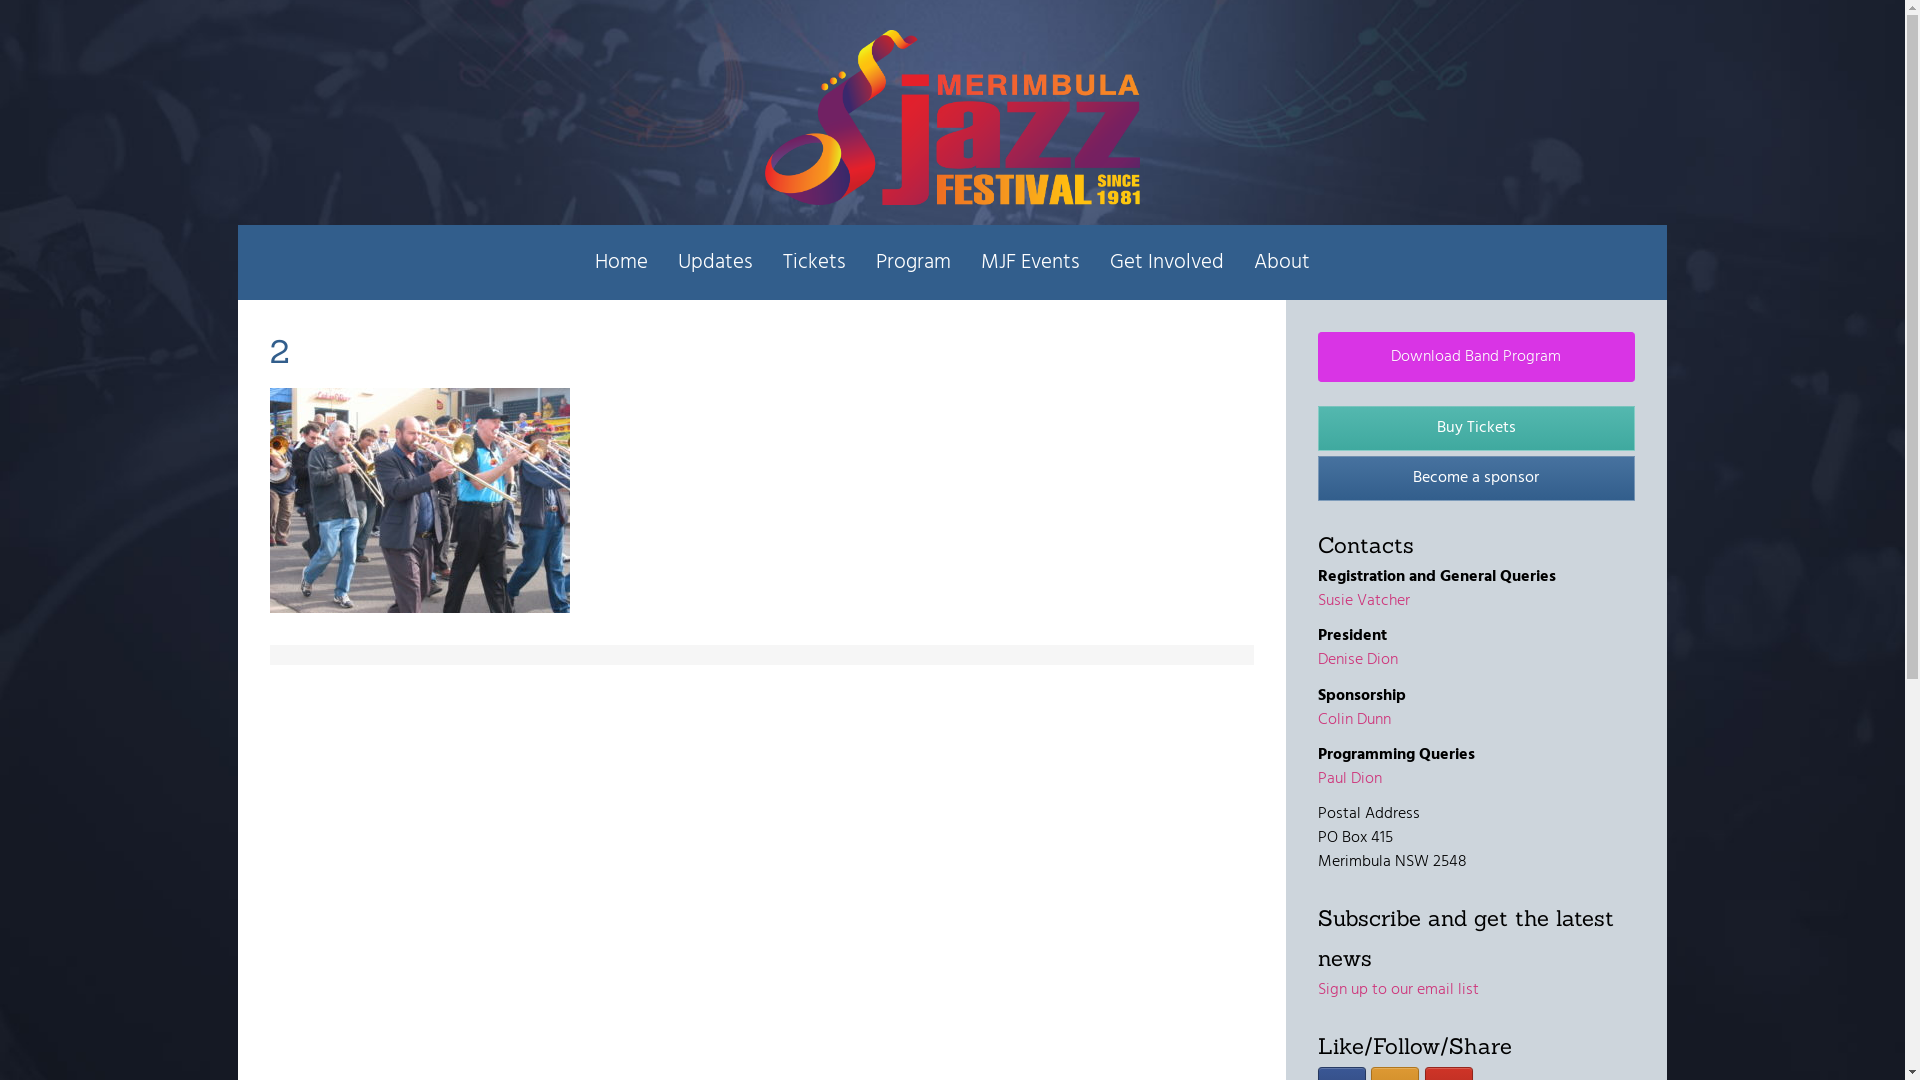  What do you see at coordinates (1318, 720) in the screenshot?
I see `'Colin Dunn'` at bounding box center [1318, 720].